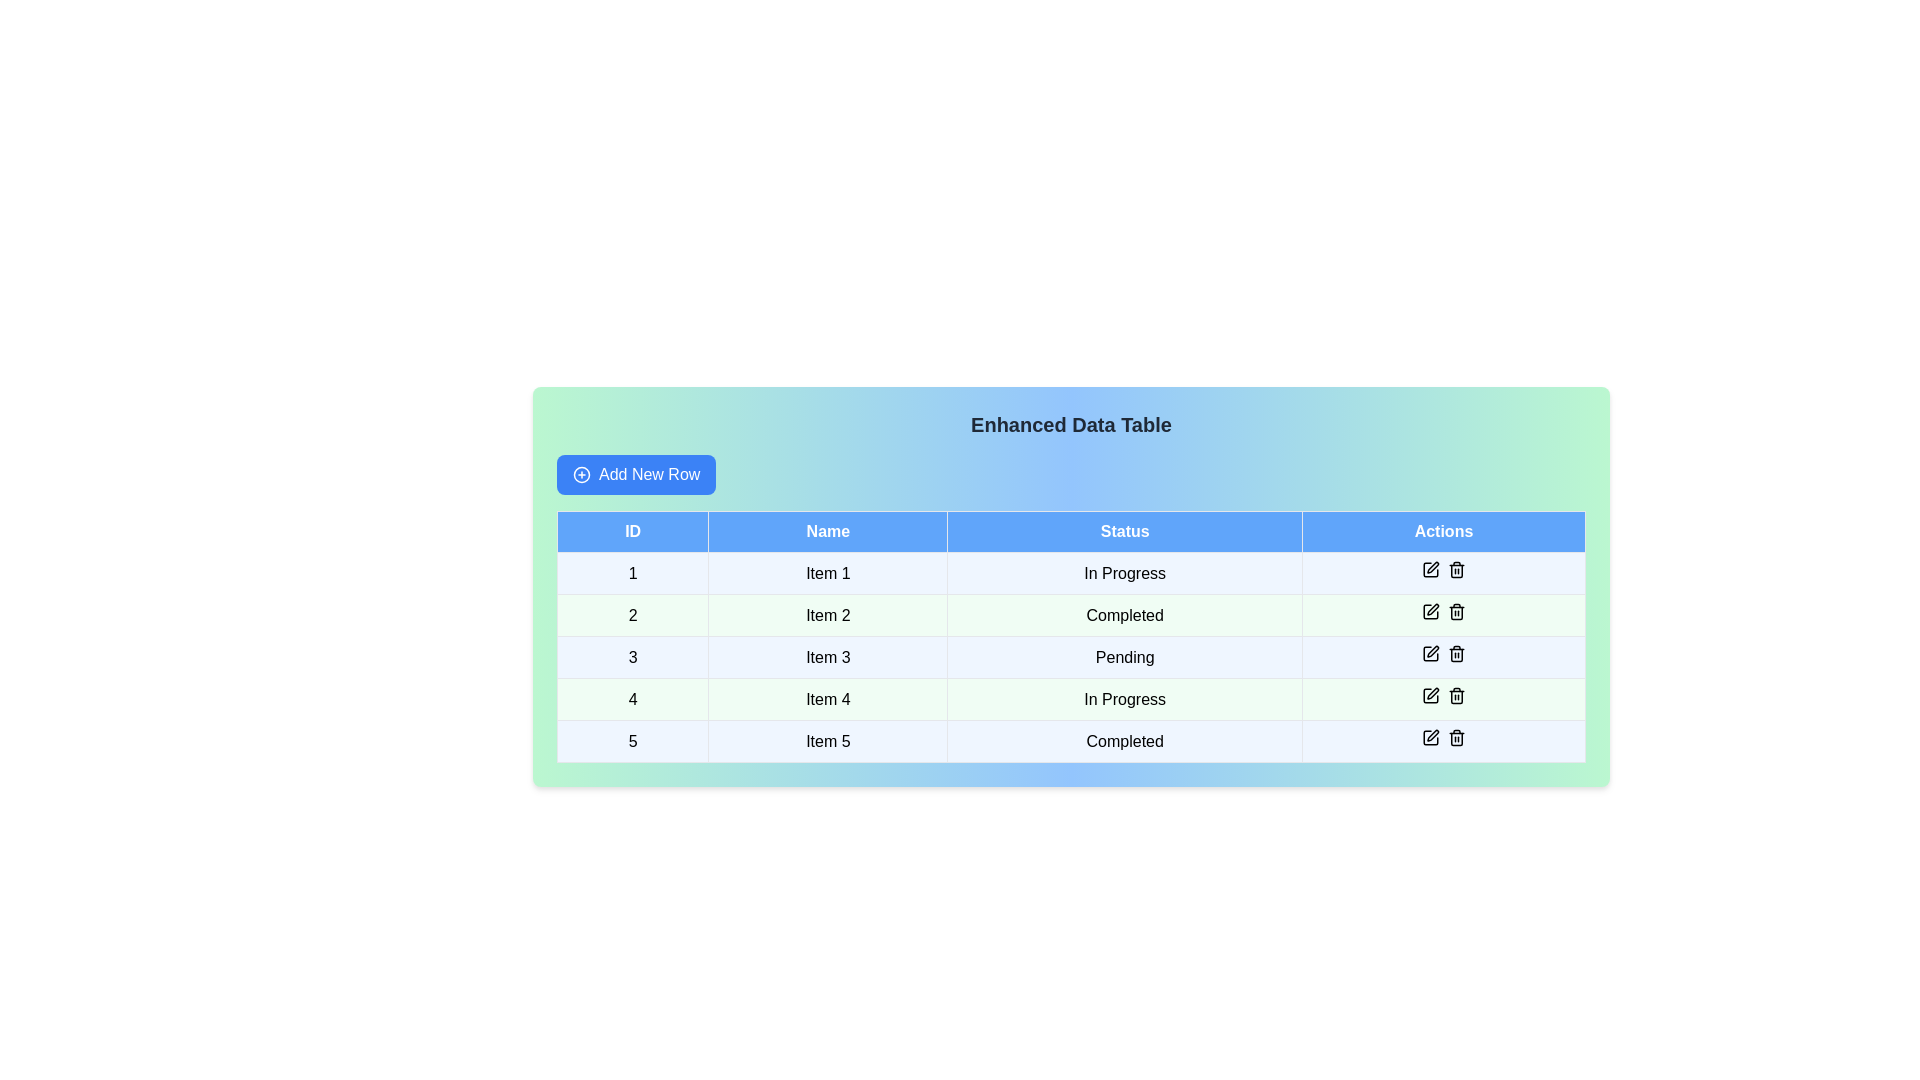 This screenshot has width=1920, height=1080. I want to click on the non-interactive display cell in the table that shows the title 'Item 4', located in the second column of the fourth row, under the 'Name' header, so click(828, 698).